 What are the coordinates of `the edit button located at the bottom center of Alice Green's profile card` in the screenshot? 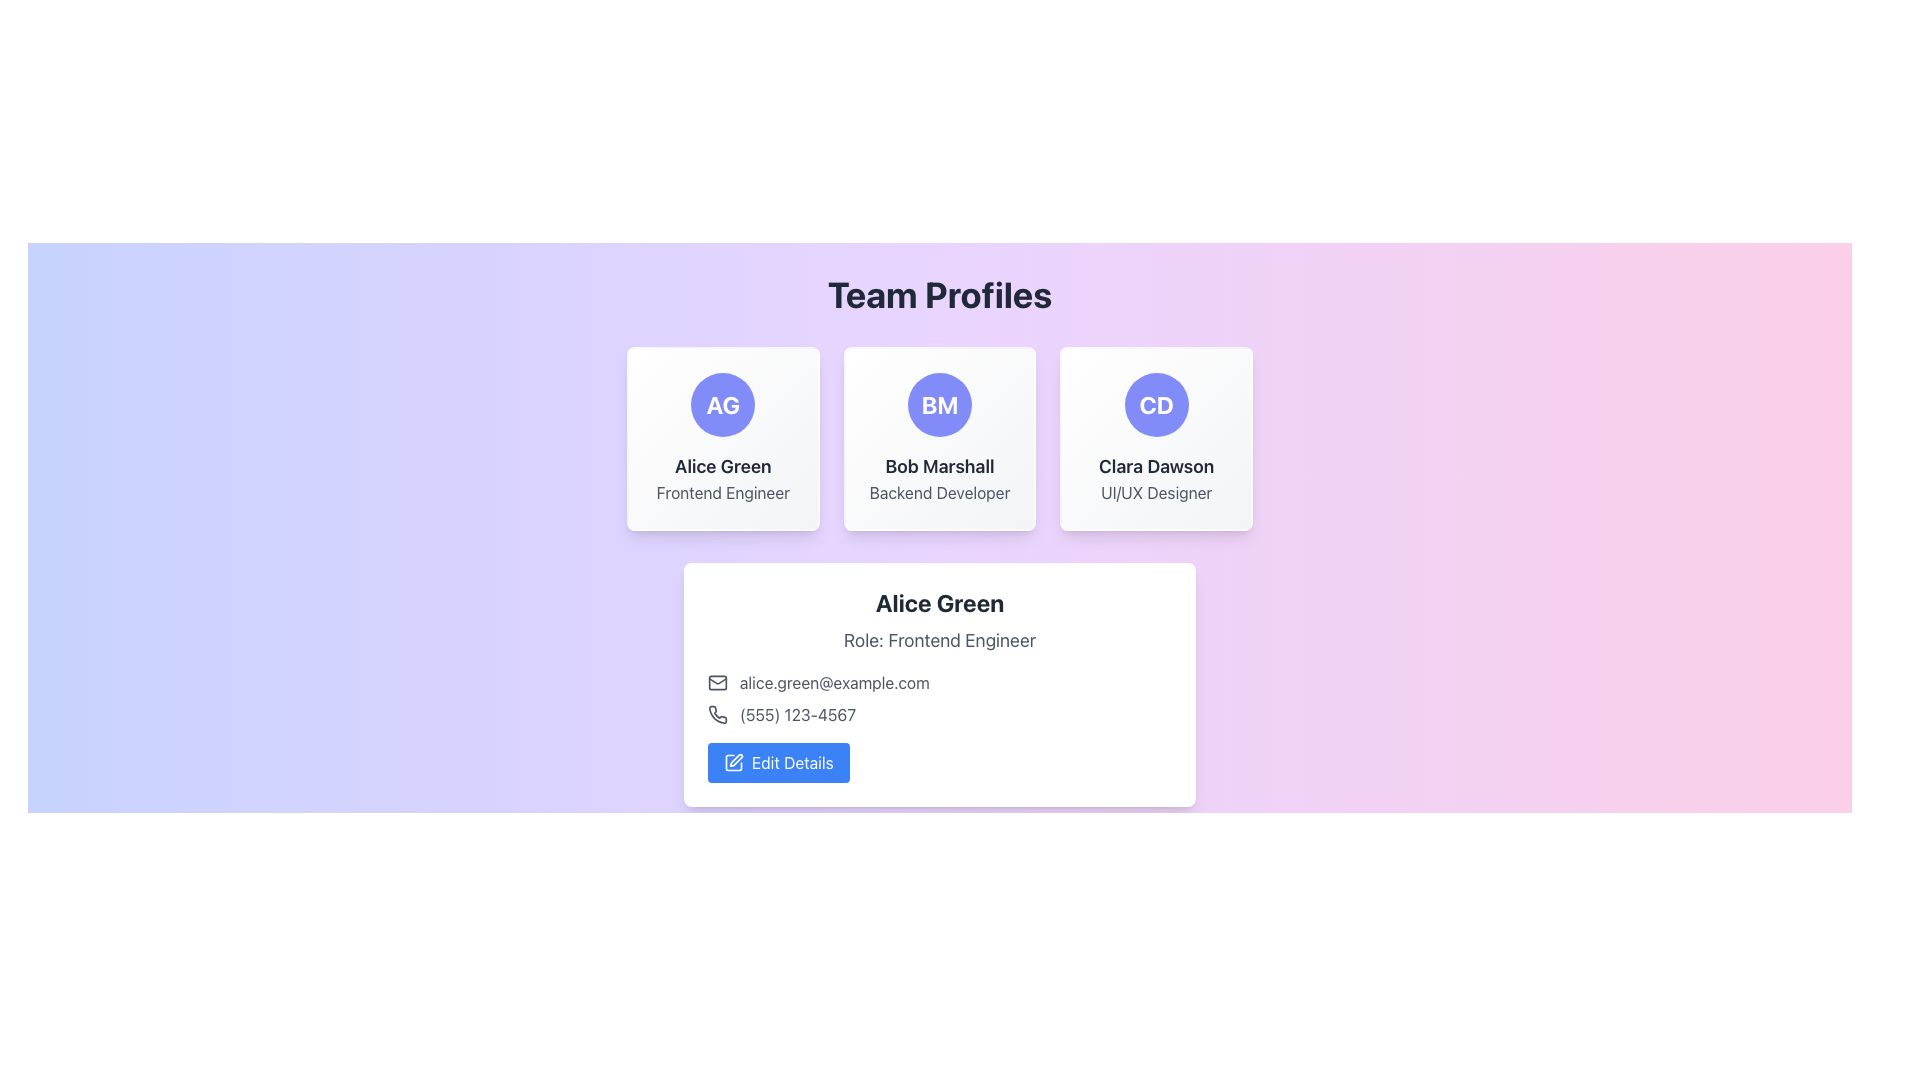 It's located at (777, 763).